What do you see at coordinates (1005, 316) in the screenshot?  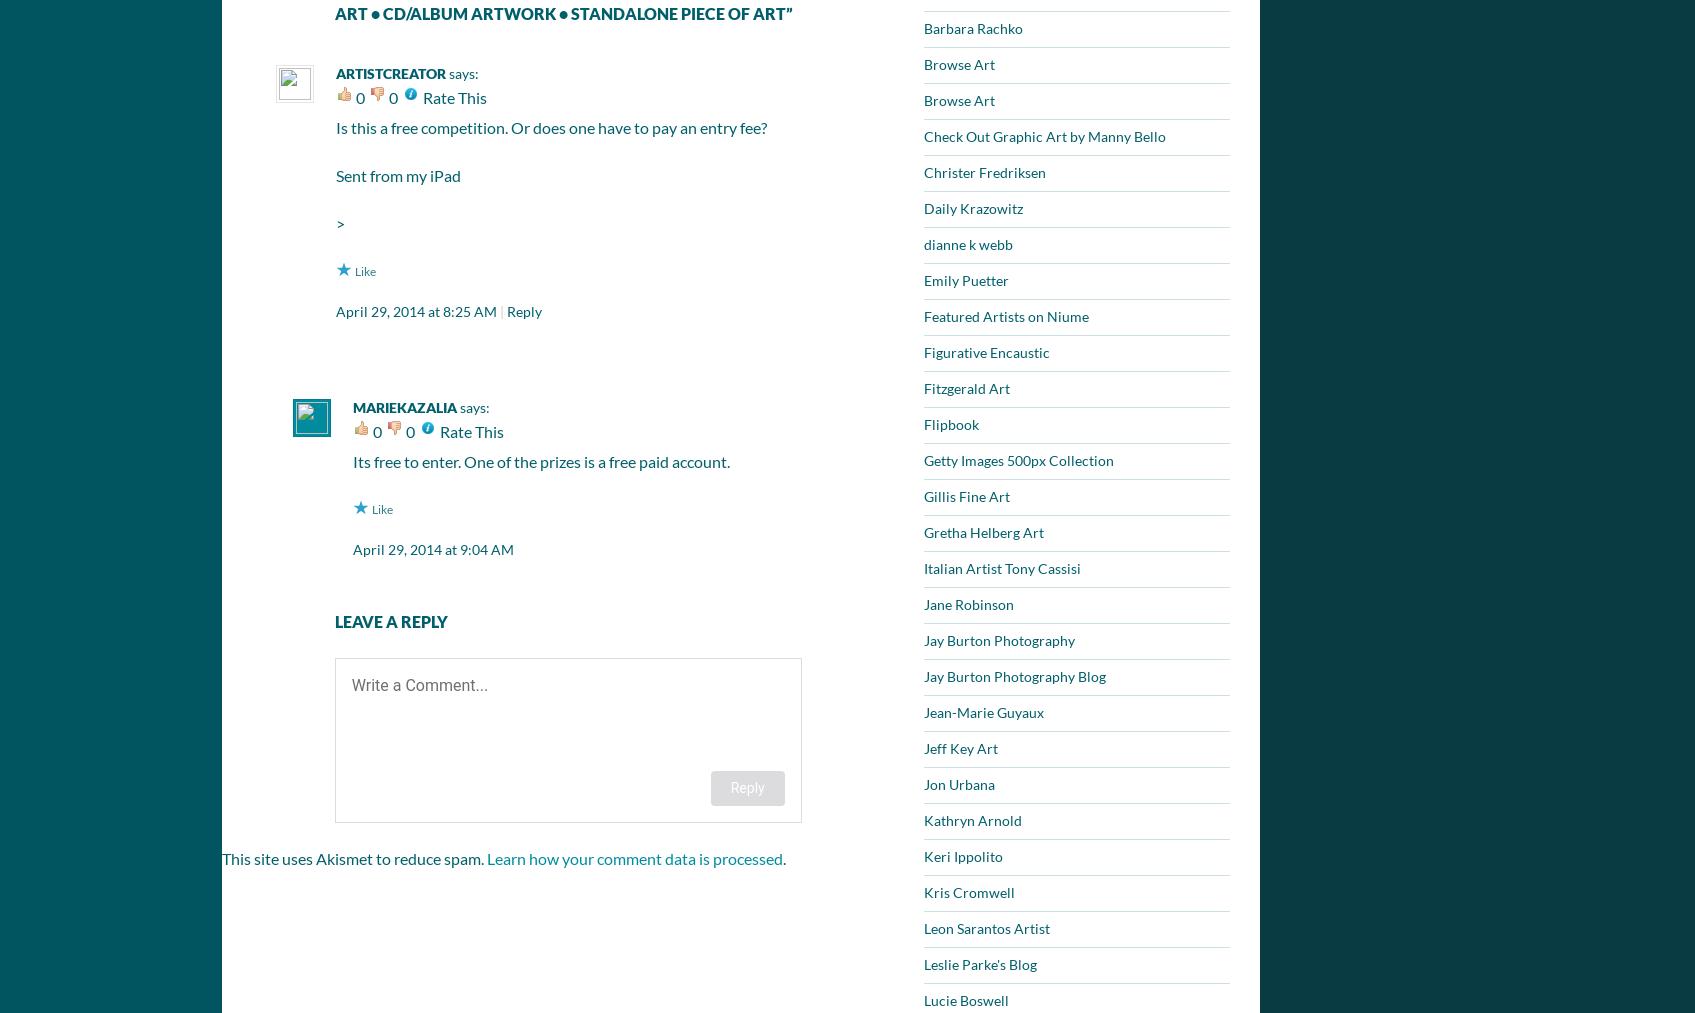 I see `'Featured Artists on Niume'` at bounding box center [1005, 316].